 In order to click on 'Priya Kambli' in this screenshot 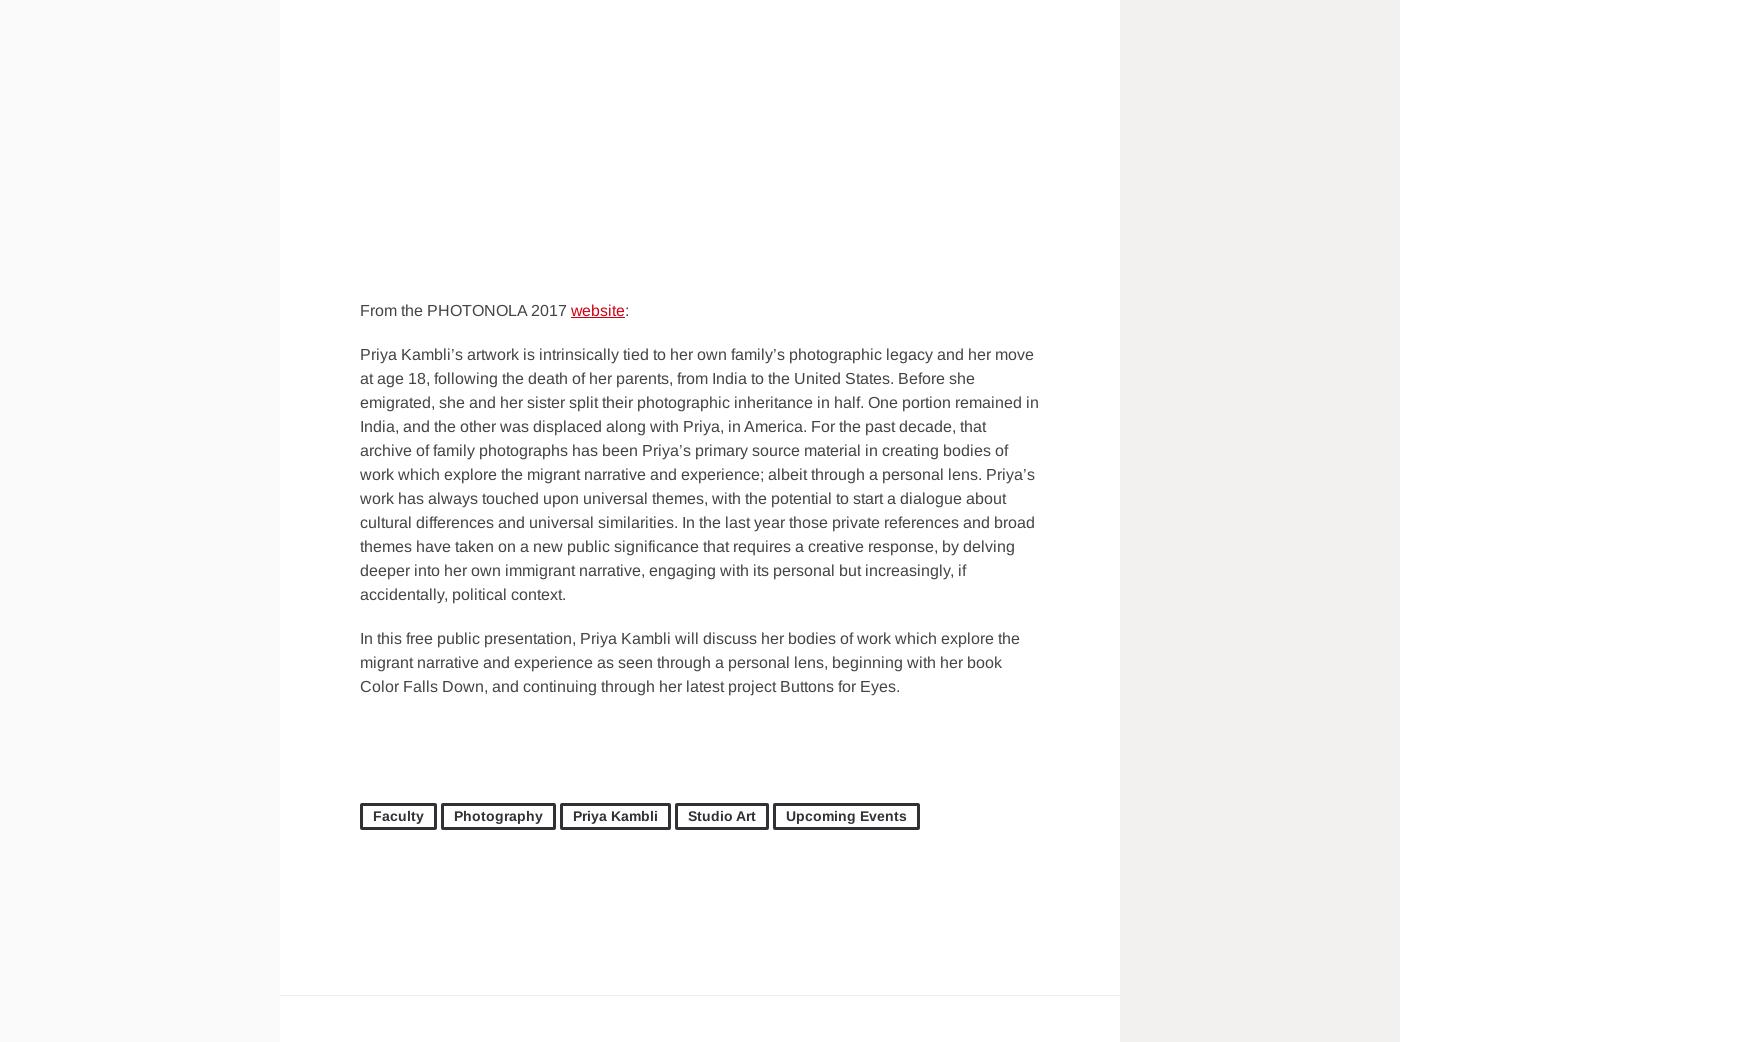, I will do `click(615, 815)`.